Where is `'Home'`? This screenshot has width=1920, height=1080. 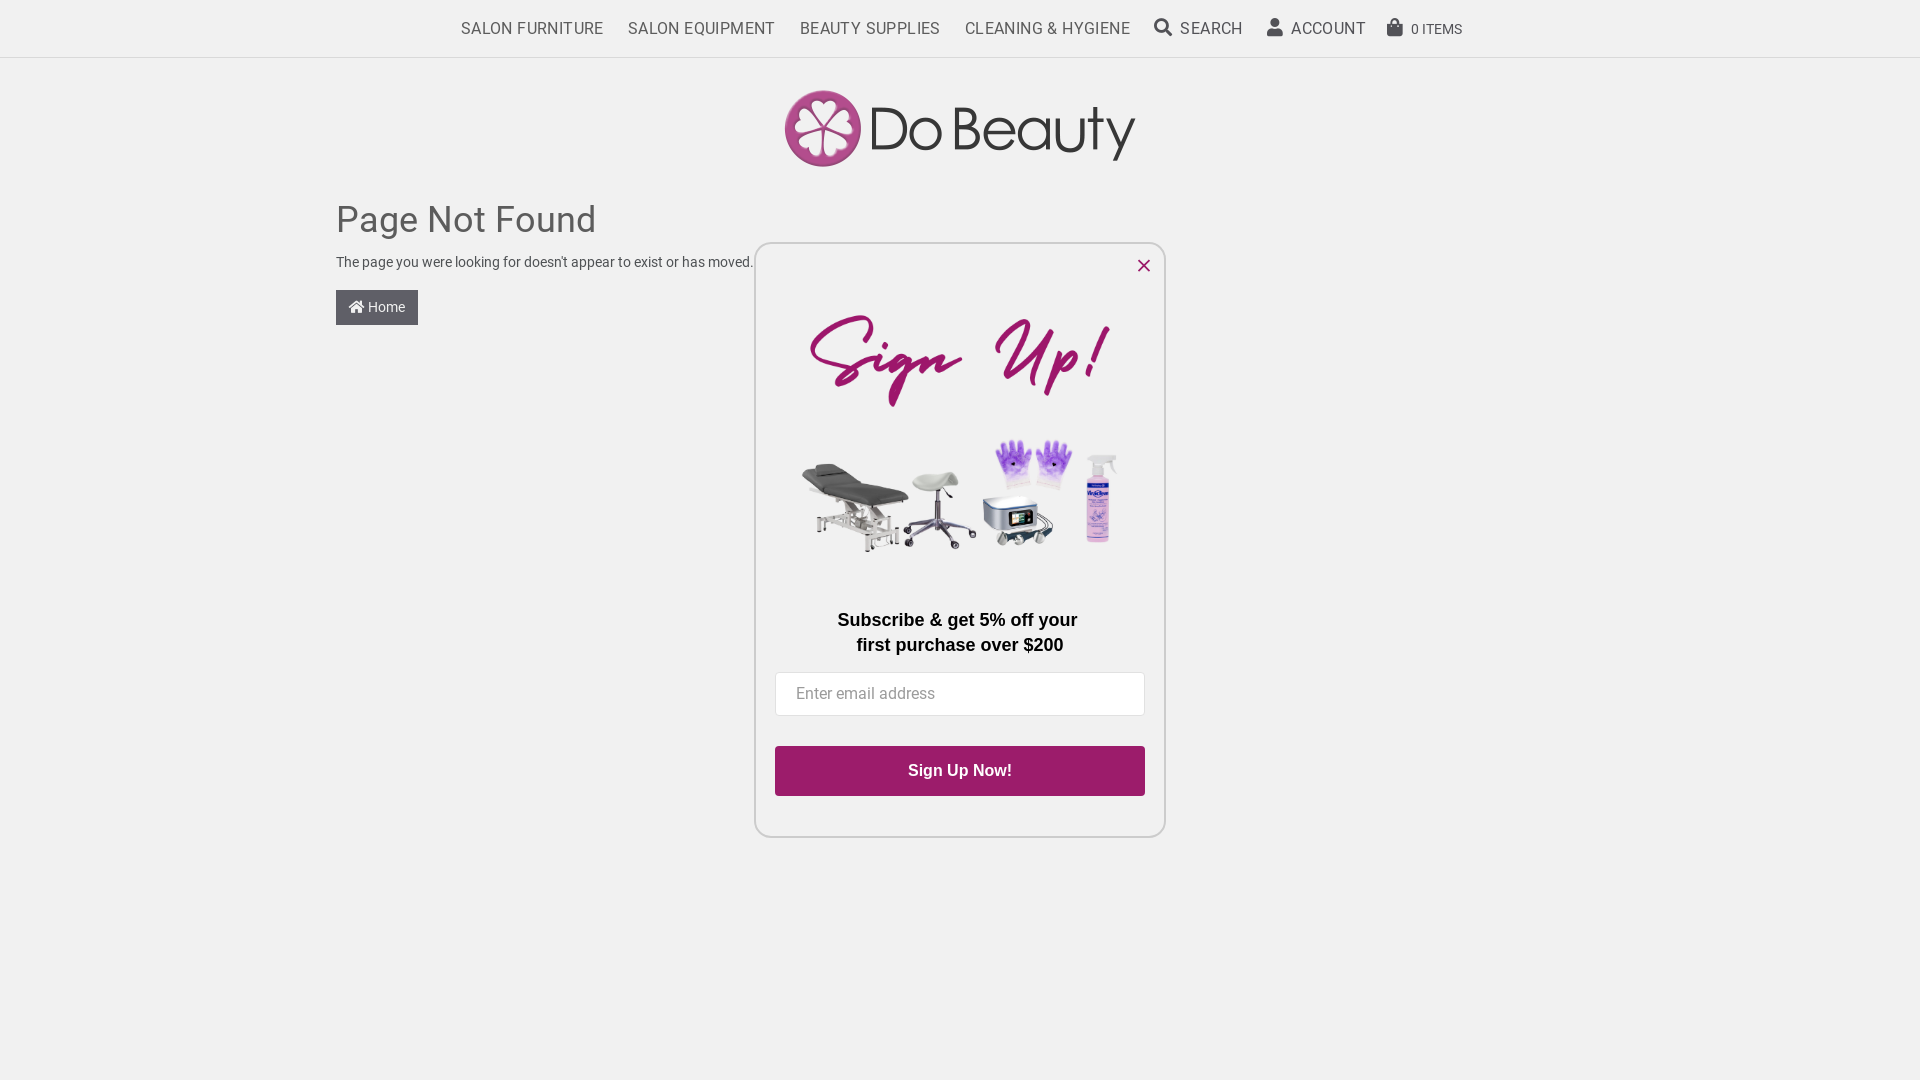
'Home' is located at coordinates (377, 307).